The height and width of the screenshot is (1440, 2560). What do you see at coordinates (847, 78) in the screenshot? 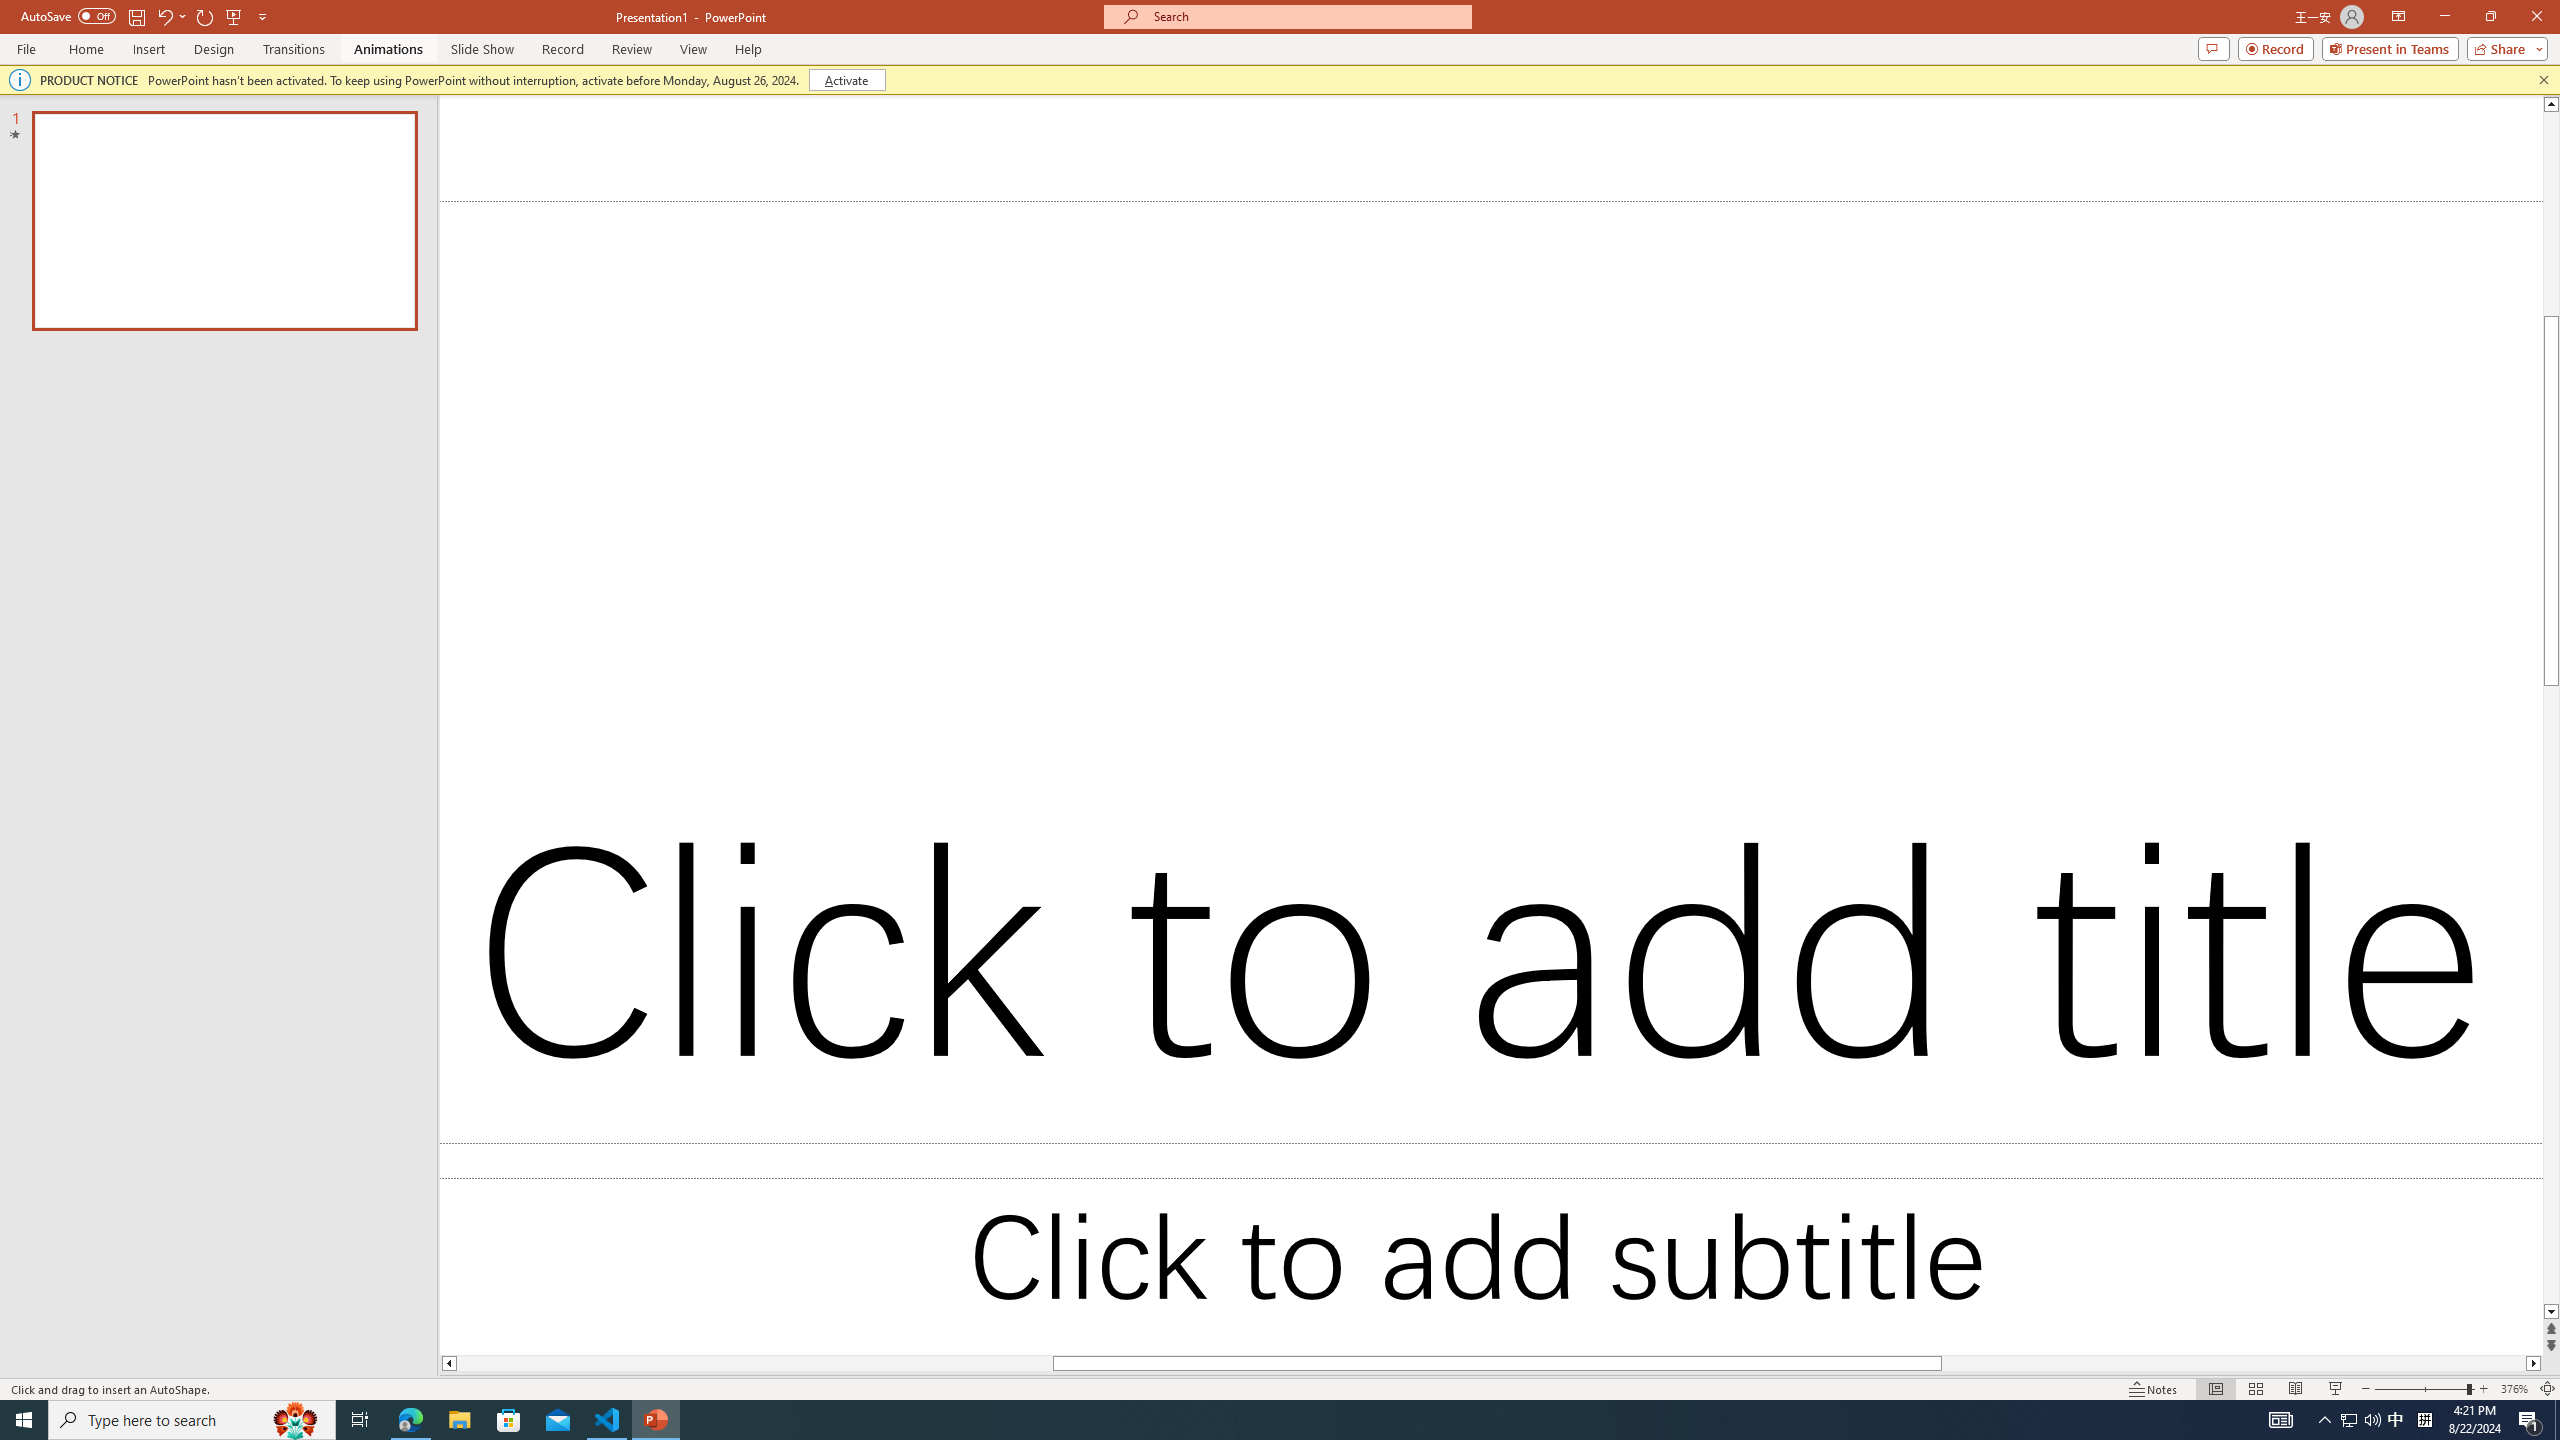
I see `'Activate'` at bounding box center [847, 78].